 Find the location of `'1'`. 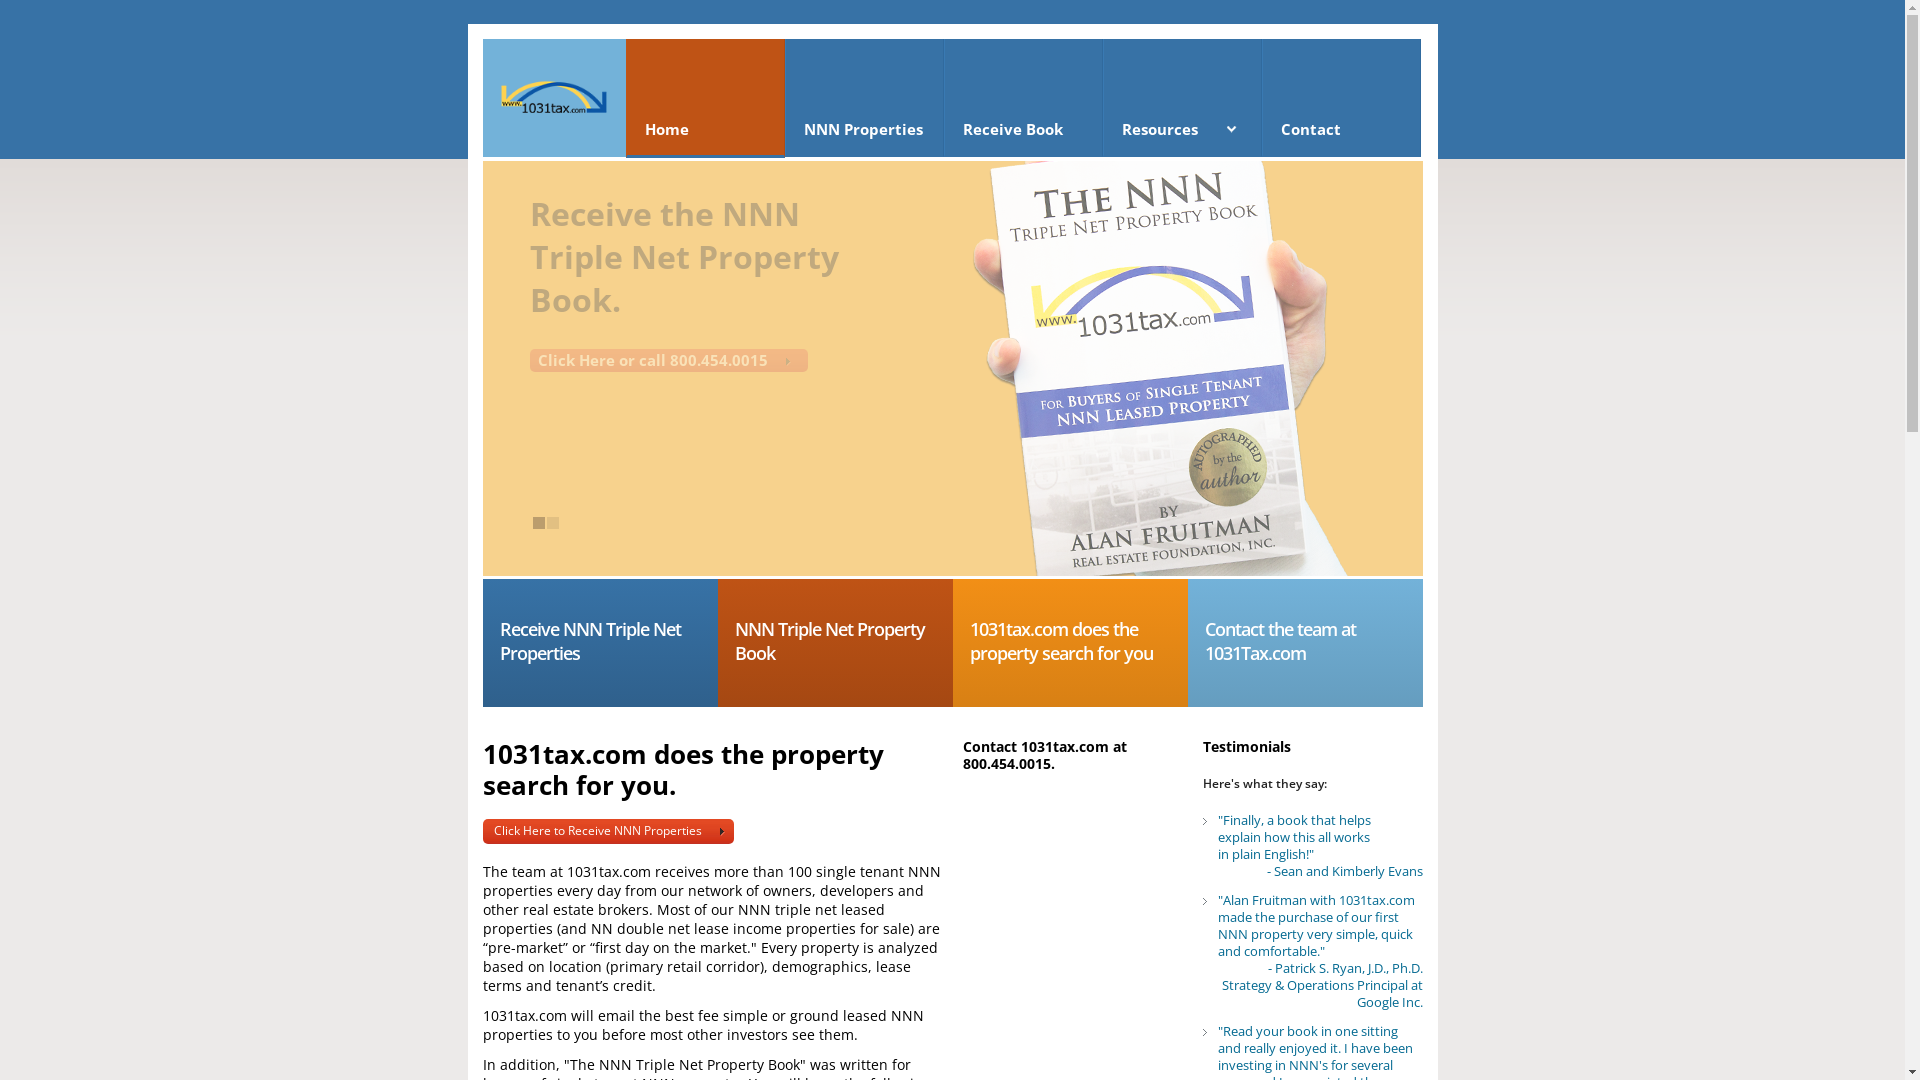

'1' is located at coordinates (537, 522).